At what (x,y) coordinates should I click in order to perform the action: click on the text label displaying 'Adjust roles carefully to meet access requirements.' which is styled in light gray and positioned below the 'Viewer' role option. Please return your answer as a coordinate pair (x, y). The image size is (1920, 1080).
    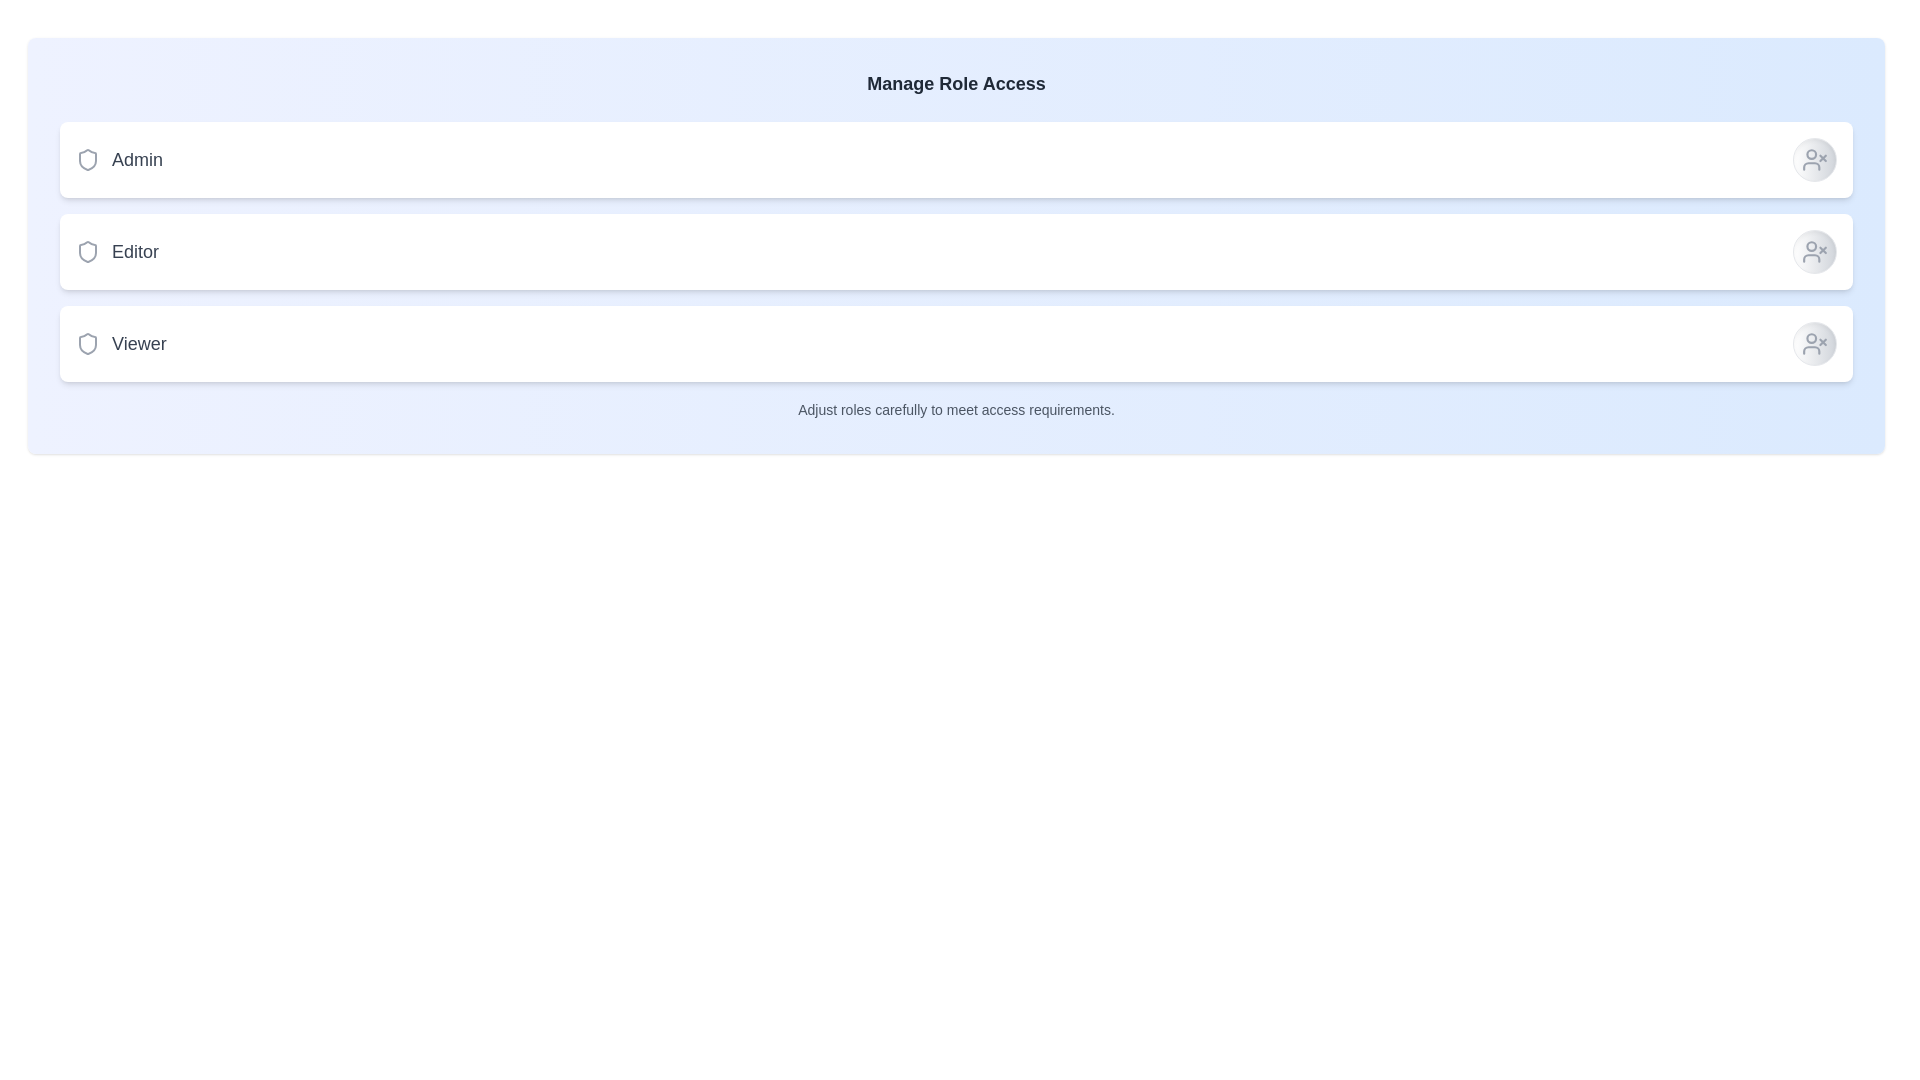
    Looking at the image, I should click on (955, 408).